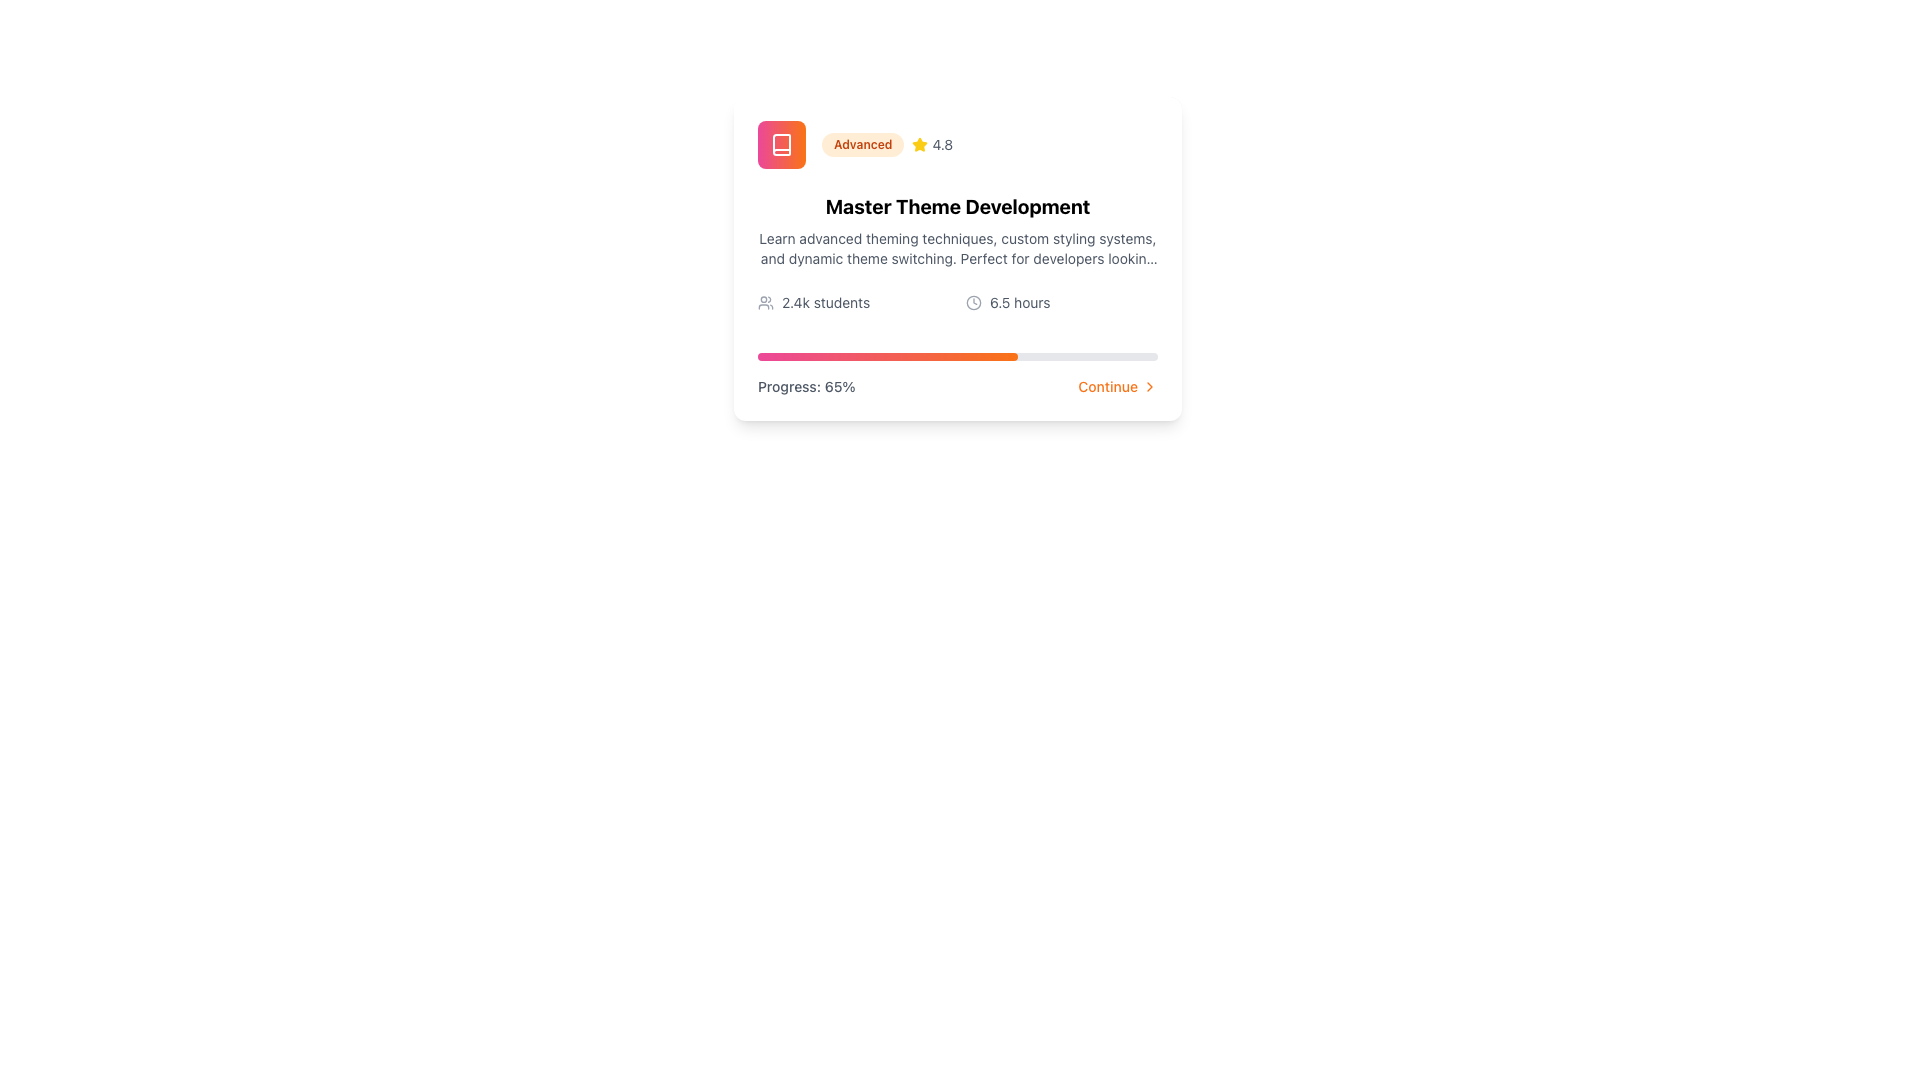 Image resolution: width=1920 pixels, height=1080 pixels. I want to click on the Text block located in the lower section of the 'Master Theme Development' card, immediately after the title and above the student and hours section, so click(957, 248).